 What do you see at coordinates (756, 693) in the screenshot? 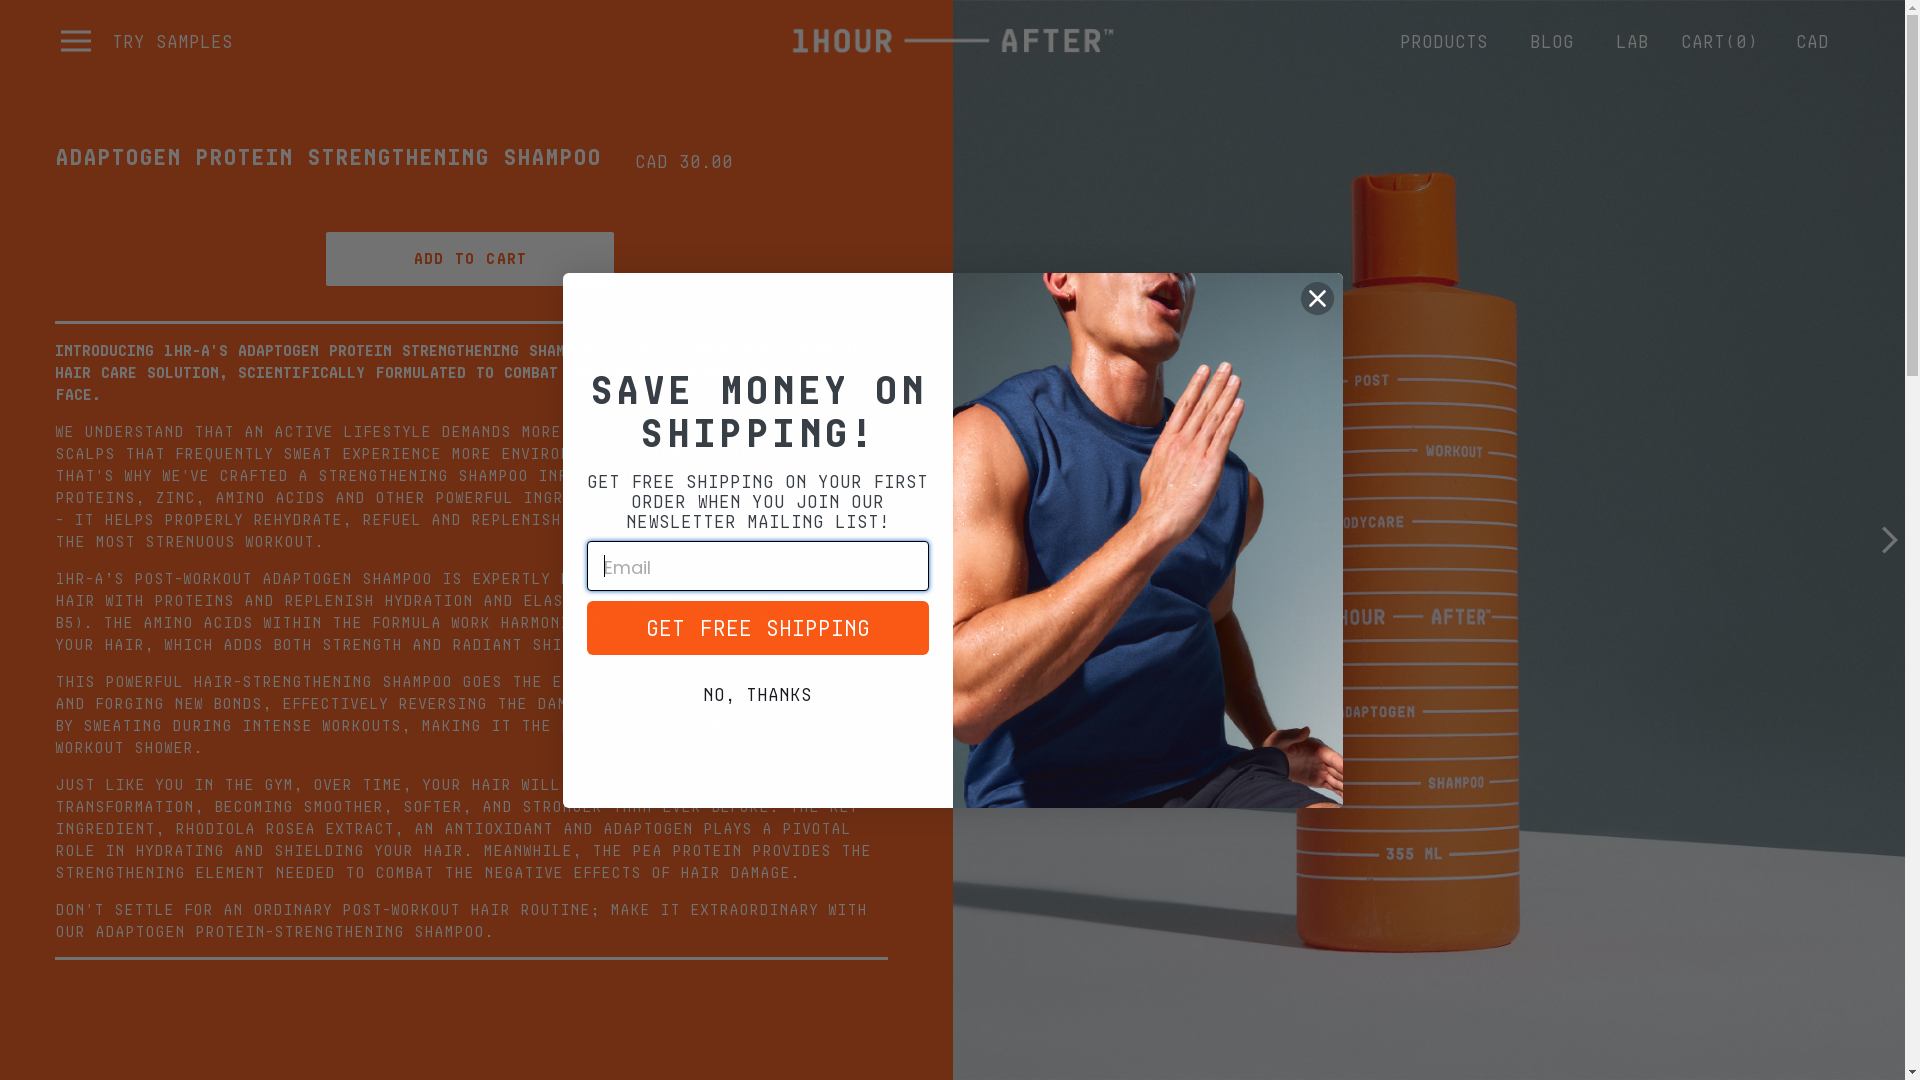
I see `'No, thanks'` at bounding box center [756, 693].